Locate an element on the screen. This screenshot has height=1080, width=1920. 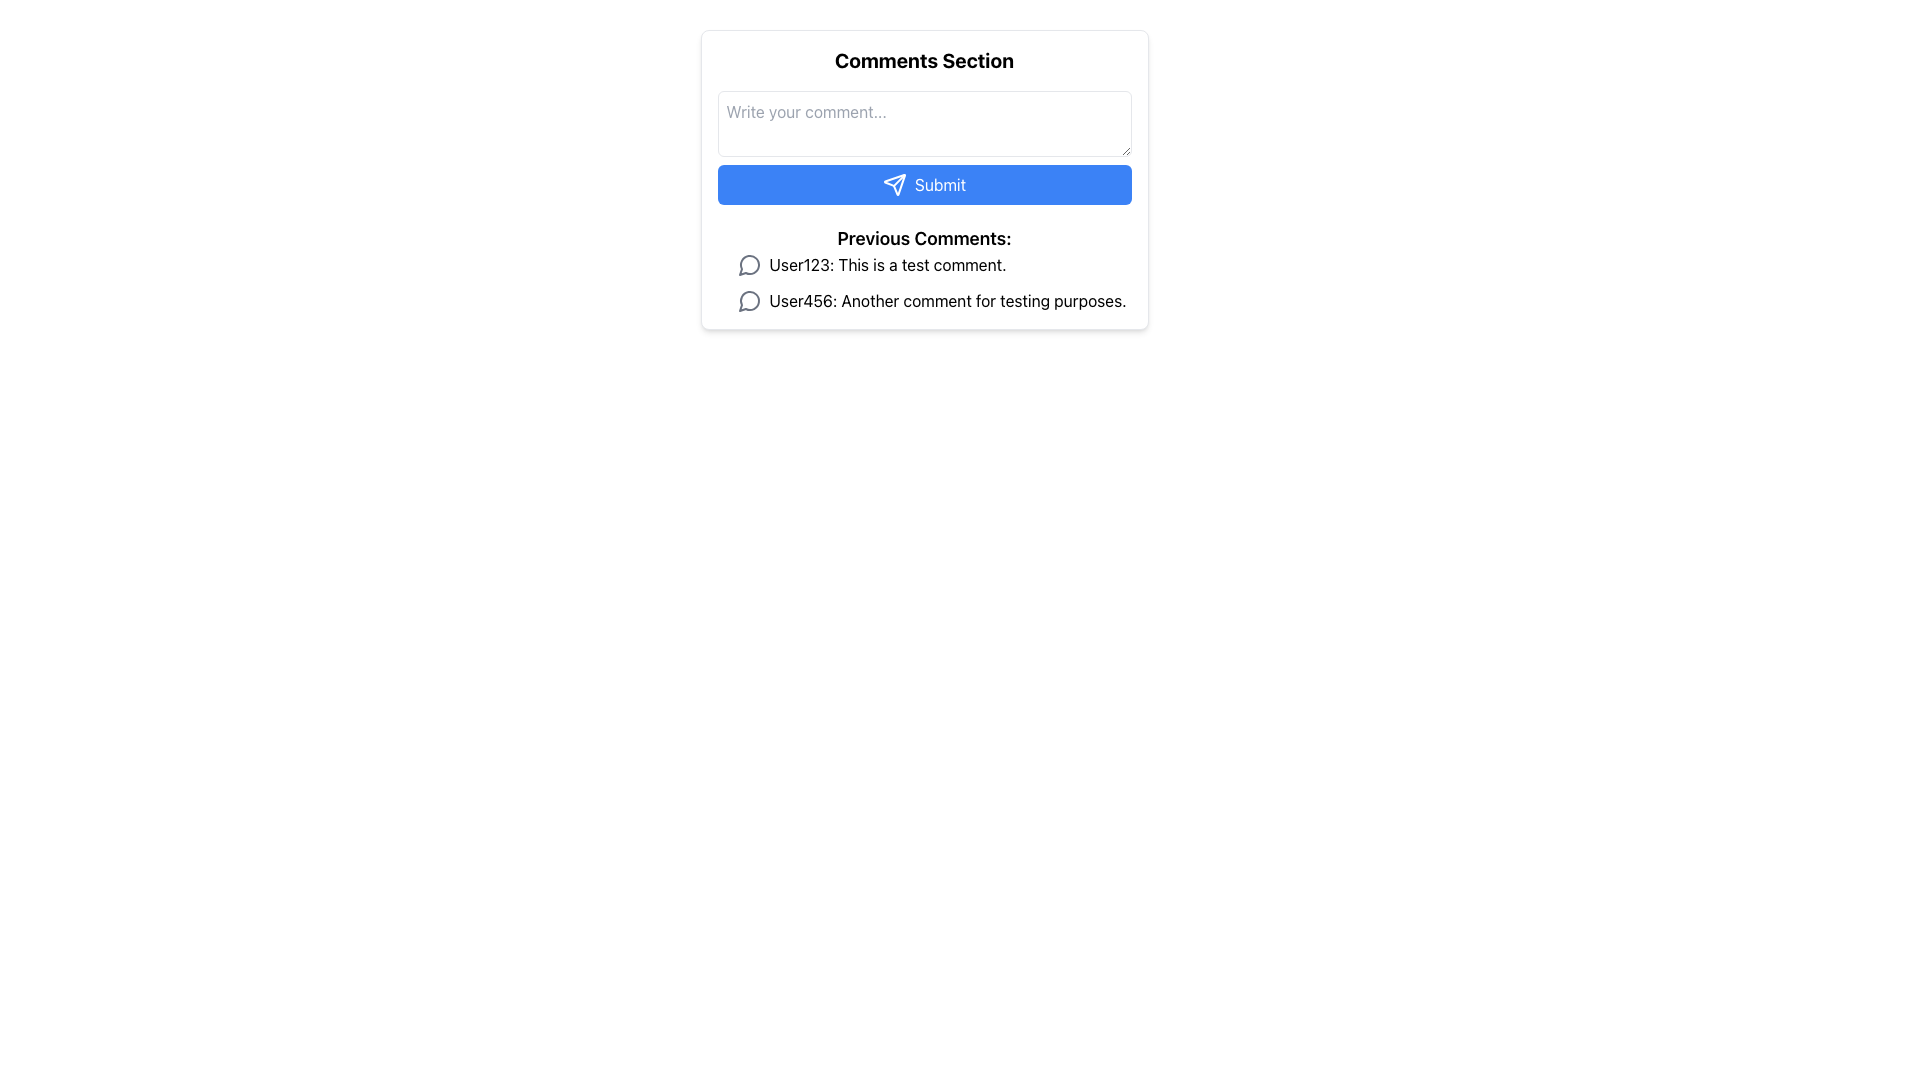
text from the centered, bold heading labeled 'Comments Section' located at the top of the white card is located at coordinates (923, 60).